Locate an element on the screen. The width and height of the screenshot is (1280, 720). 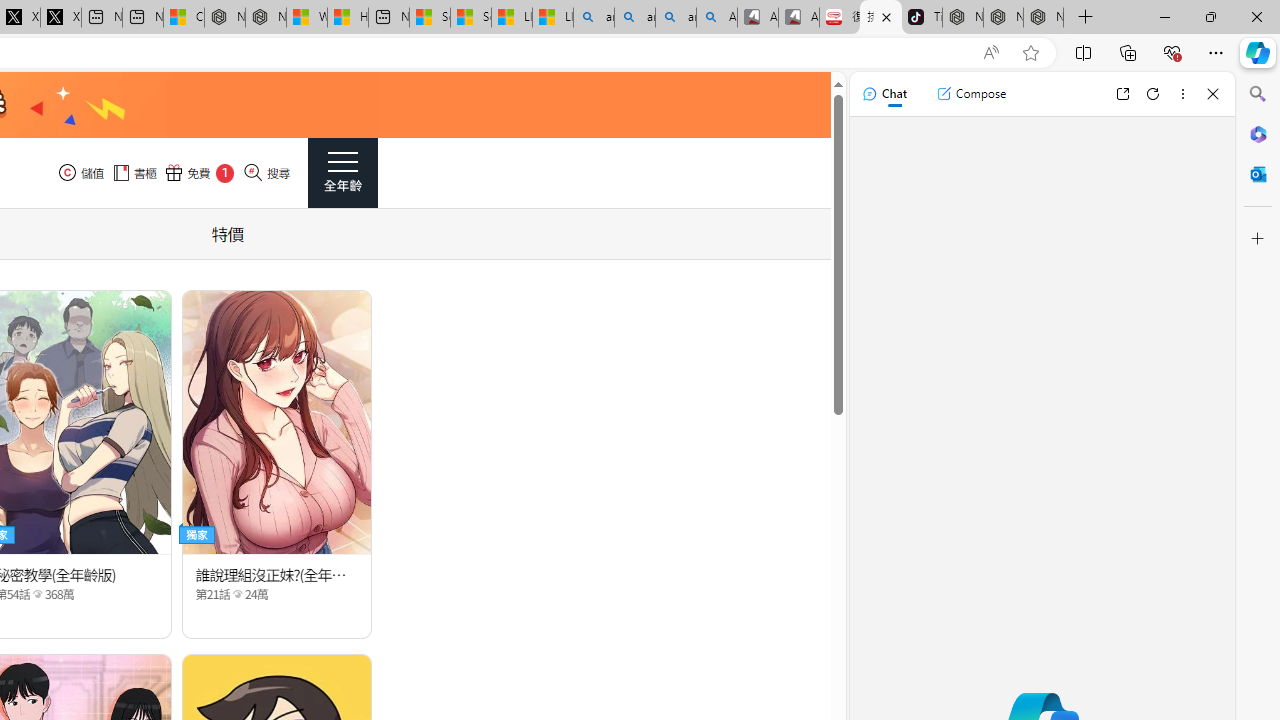
'Open link in new tab' is located at coordinates (1122, 93).